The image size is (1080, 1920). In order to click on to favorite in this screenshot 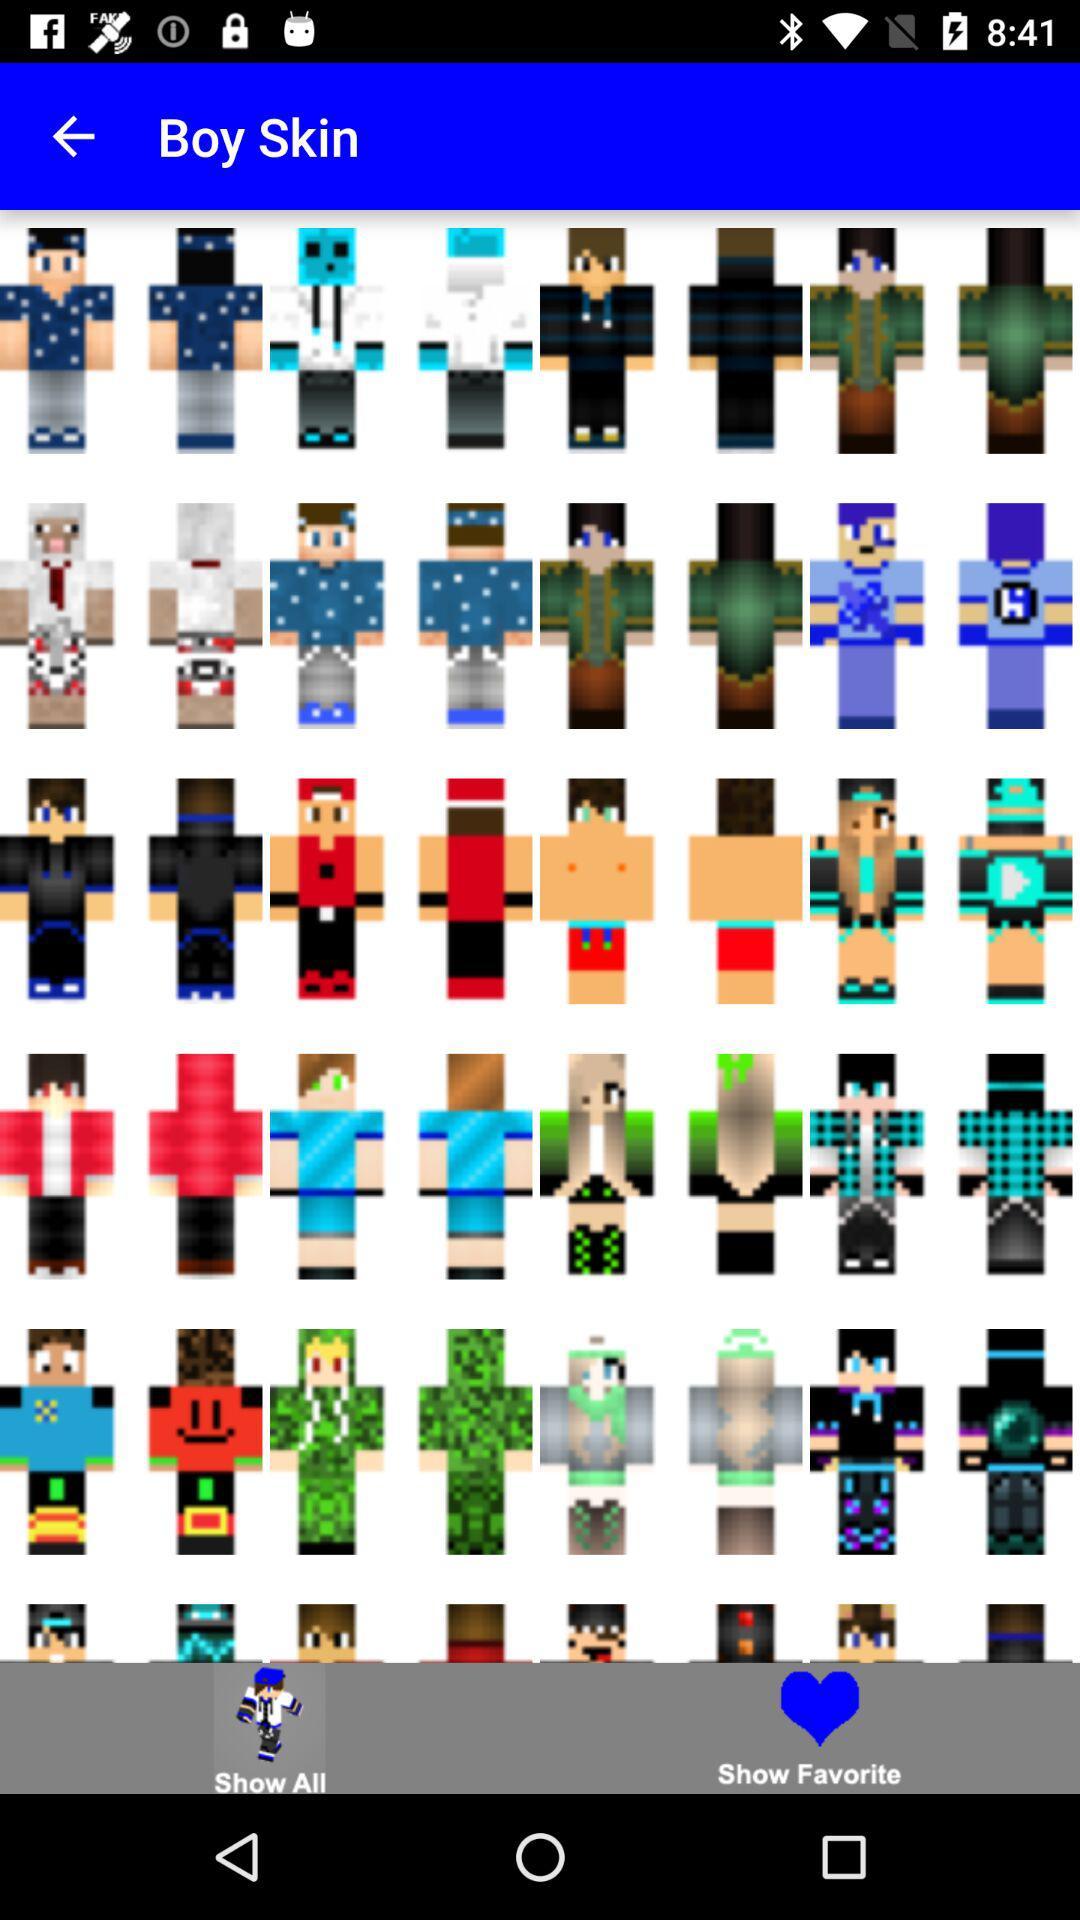, I will do `click(810, 1727)`.